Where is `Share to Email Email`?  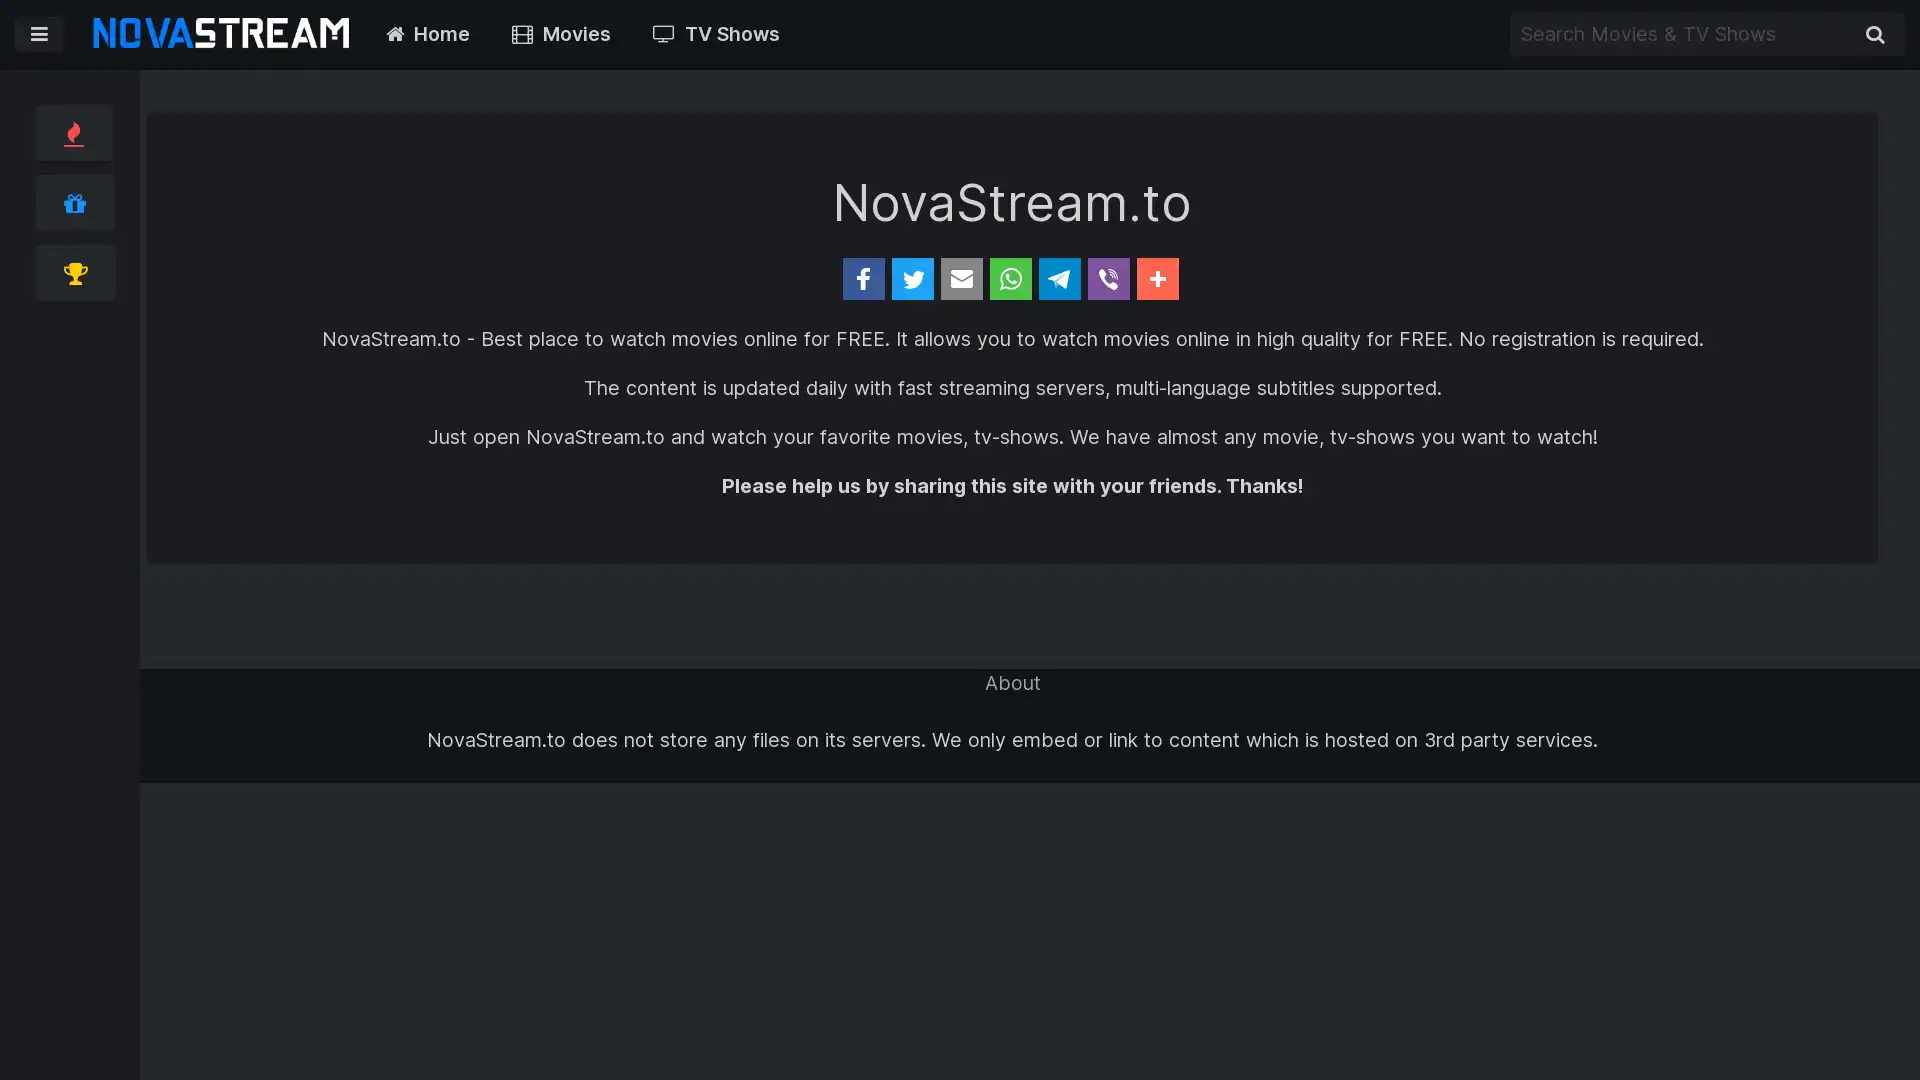 Share to Email Email is located at coordinates (905, 278).